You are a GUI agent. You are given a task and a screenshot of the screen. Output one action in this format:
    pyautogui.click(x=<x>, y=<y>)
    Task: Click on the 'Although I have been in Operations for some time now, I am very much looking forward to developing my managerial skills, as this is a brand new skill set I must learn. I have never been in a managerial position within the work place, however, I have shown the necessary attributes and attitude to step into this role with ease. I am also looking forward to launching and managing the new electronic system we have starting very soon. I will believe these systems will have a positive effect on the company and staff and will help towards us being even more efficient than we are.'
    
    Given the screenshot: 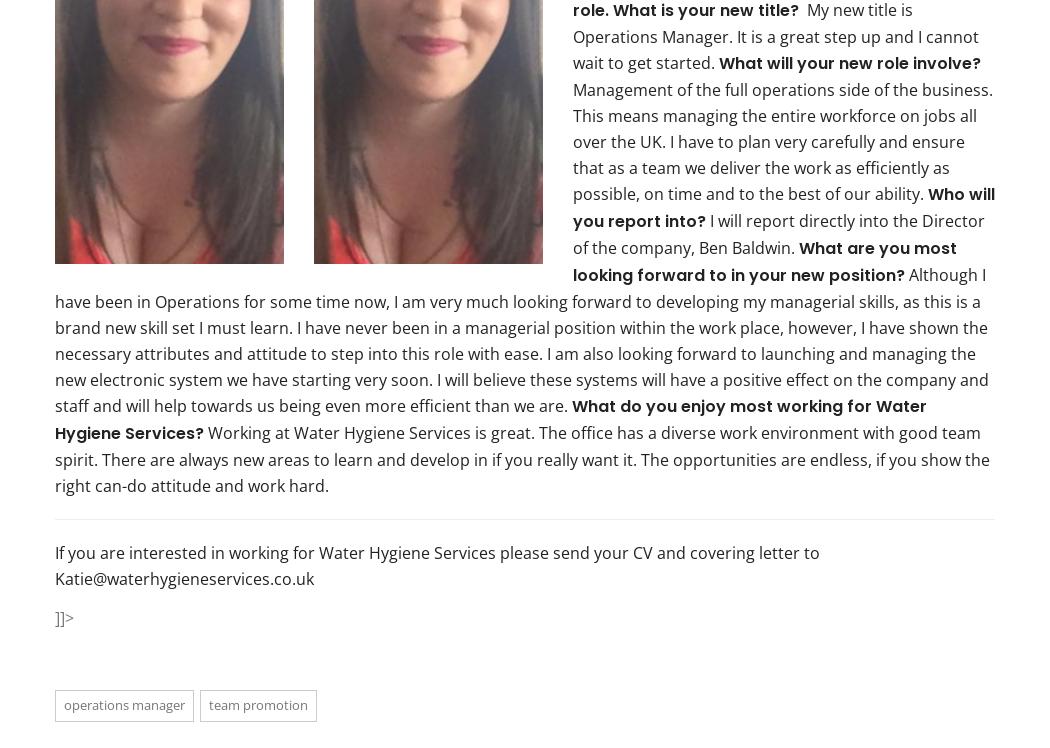 What is the action you would take?
    pyautogui.click(x=520, y=338)
    